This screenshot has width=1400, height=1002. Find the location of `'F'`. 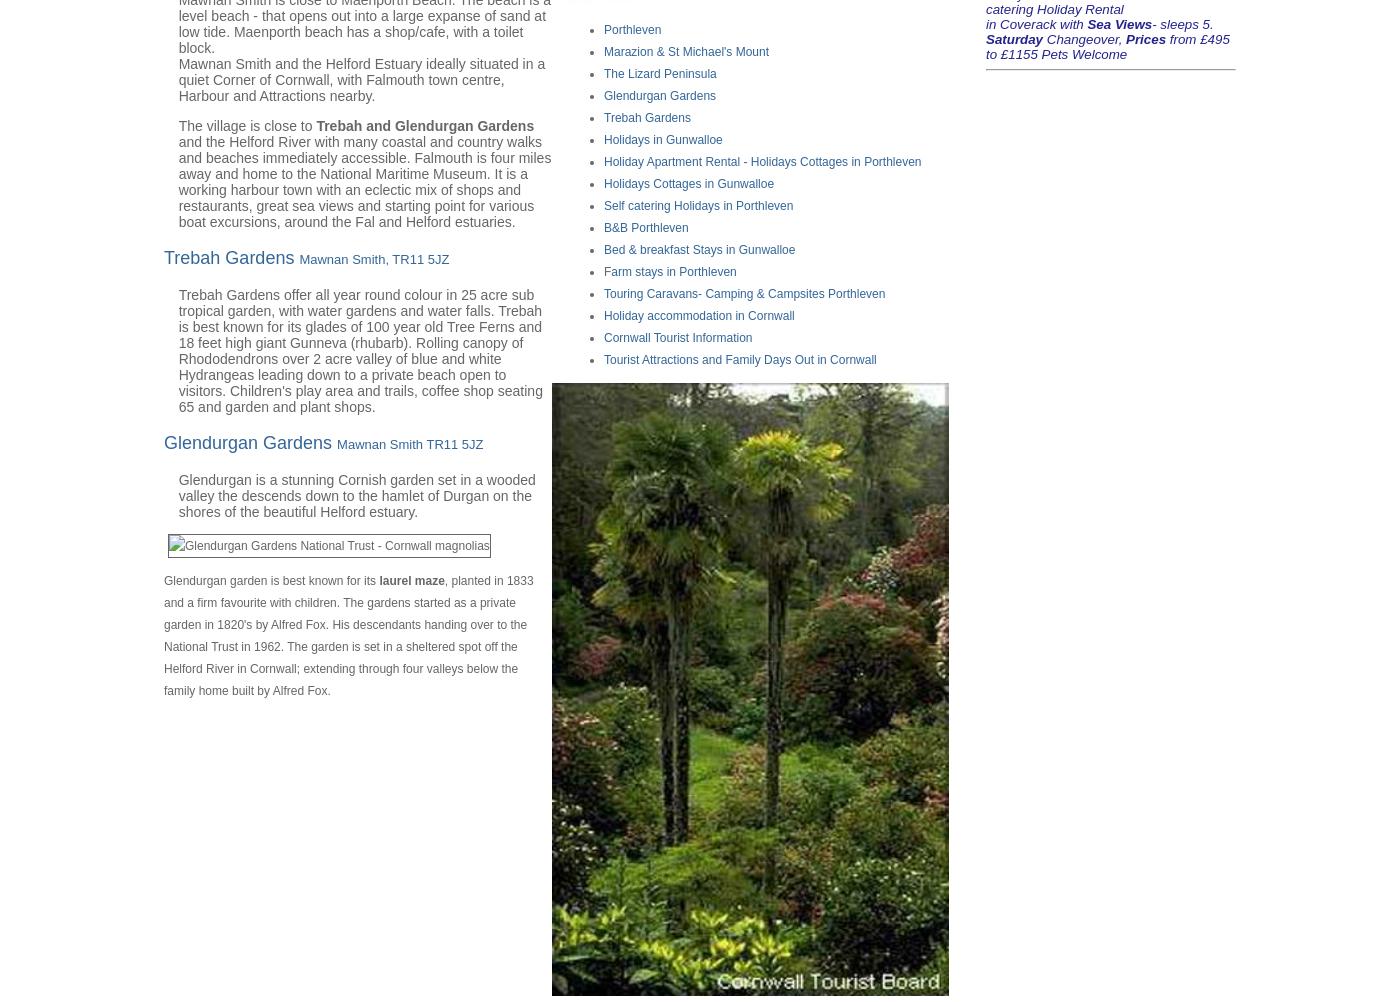

'F' is located at coordinates (607, 270).